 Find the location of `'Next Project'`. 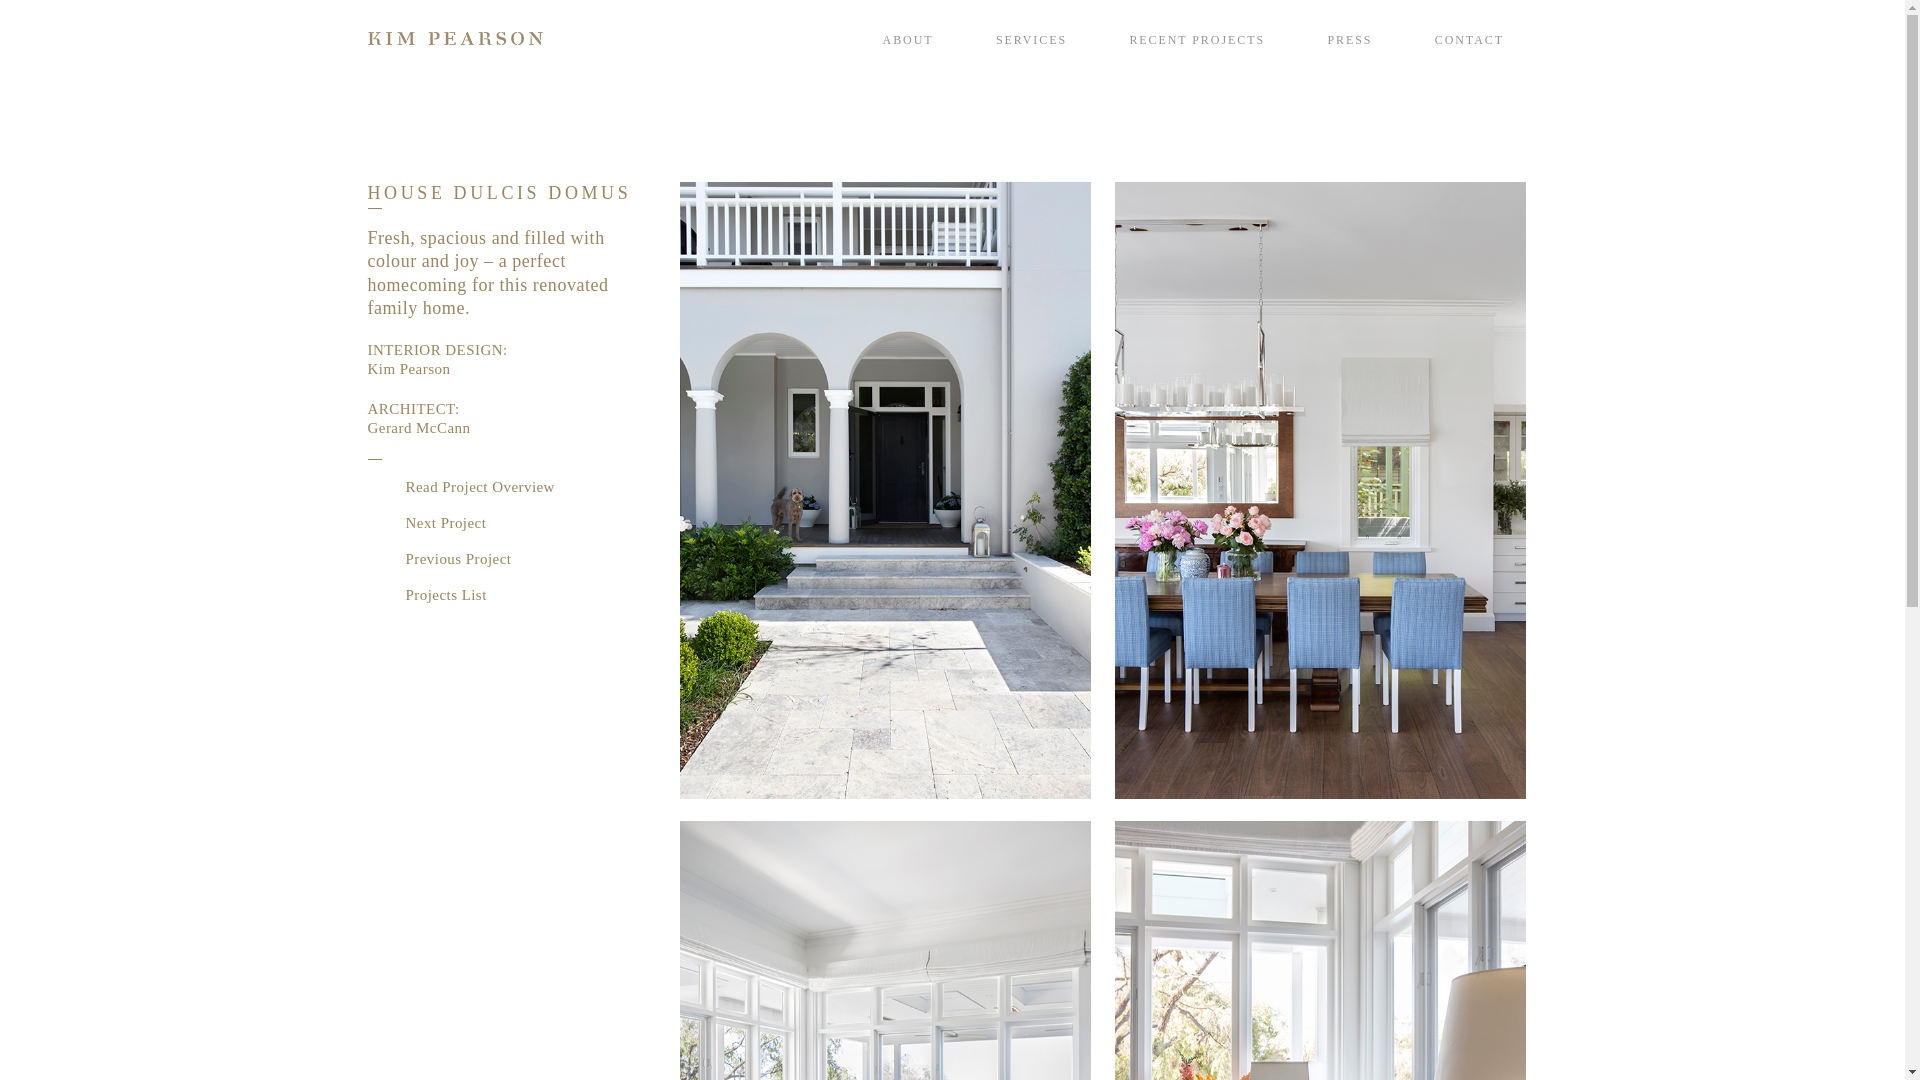

'Next Project' is located at coordinates (426, 522).